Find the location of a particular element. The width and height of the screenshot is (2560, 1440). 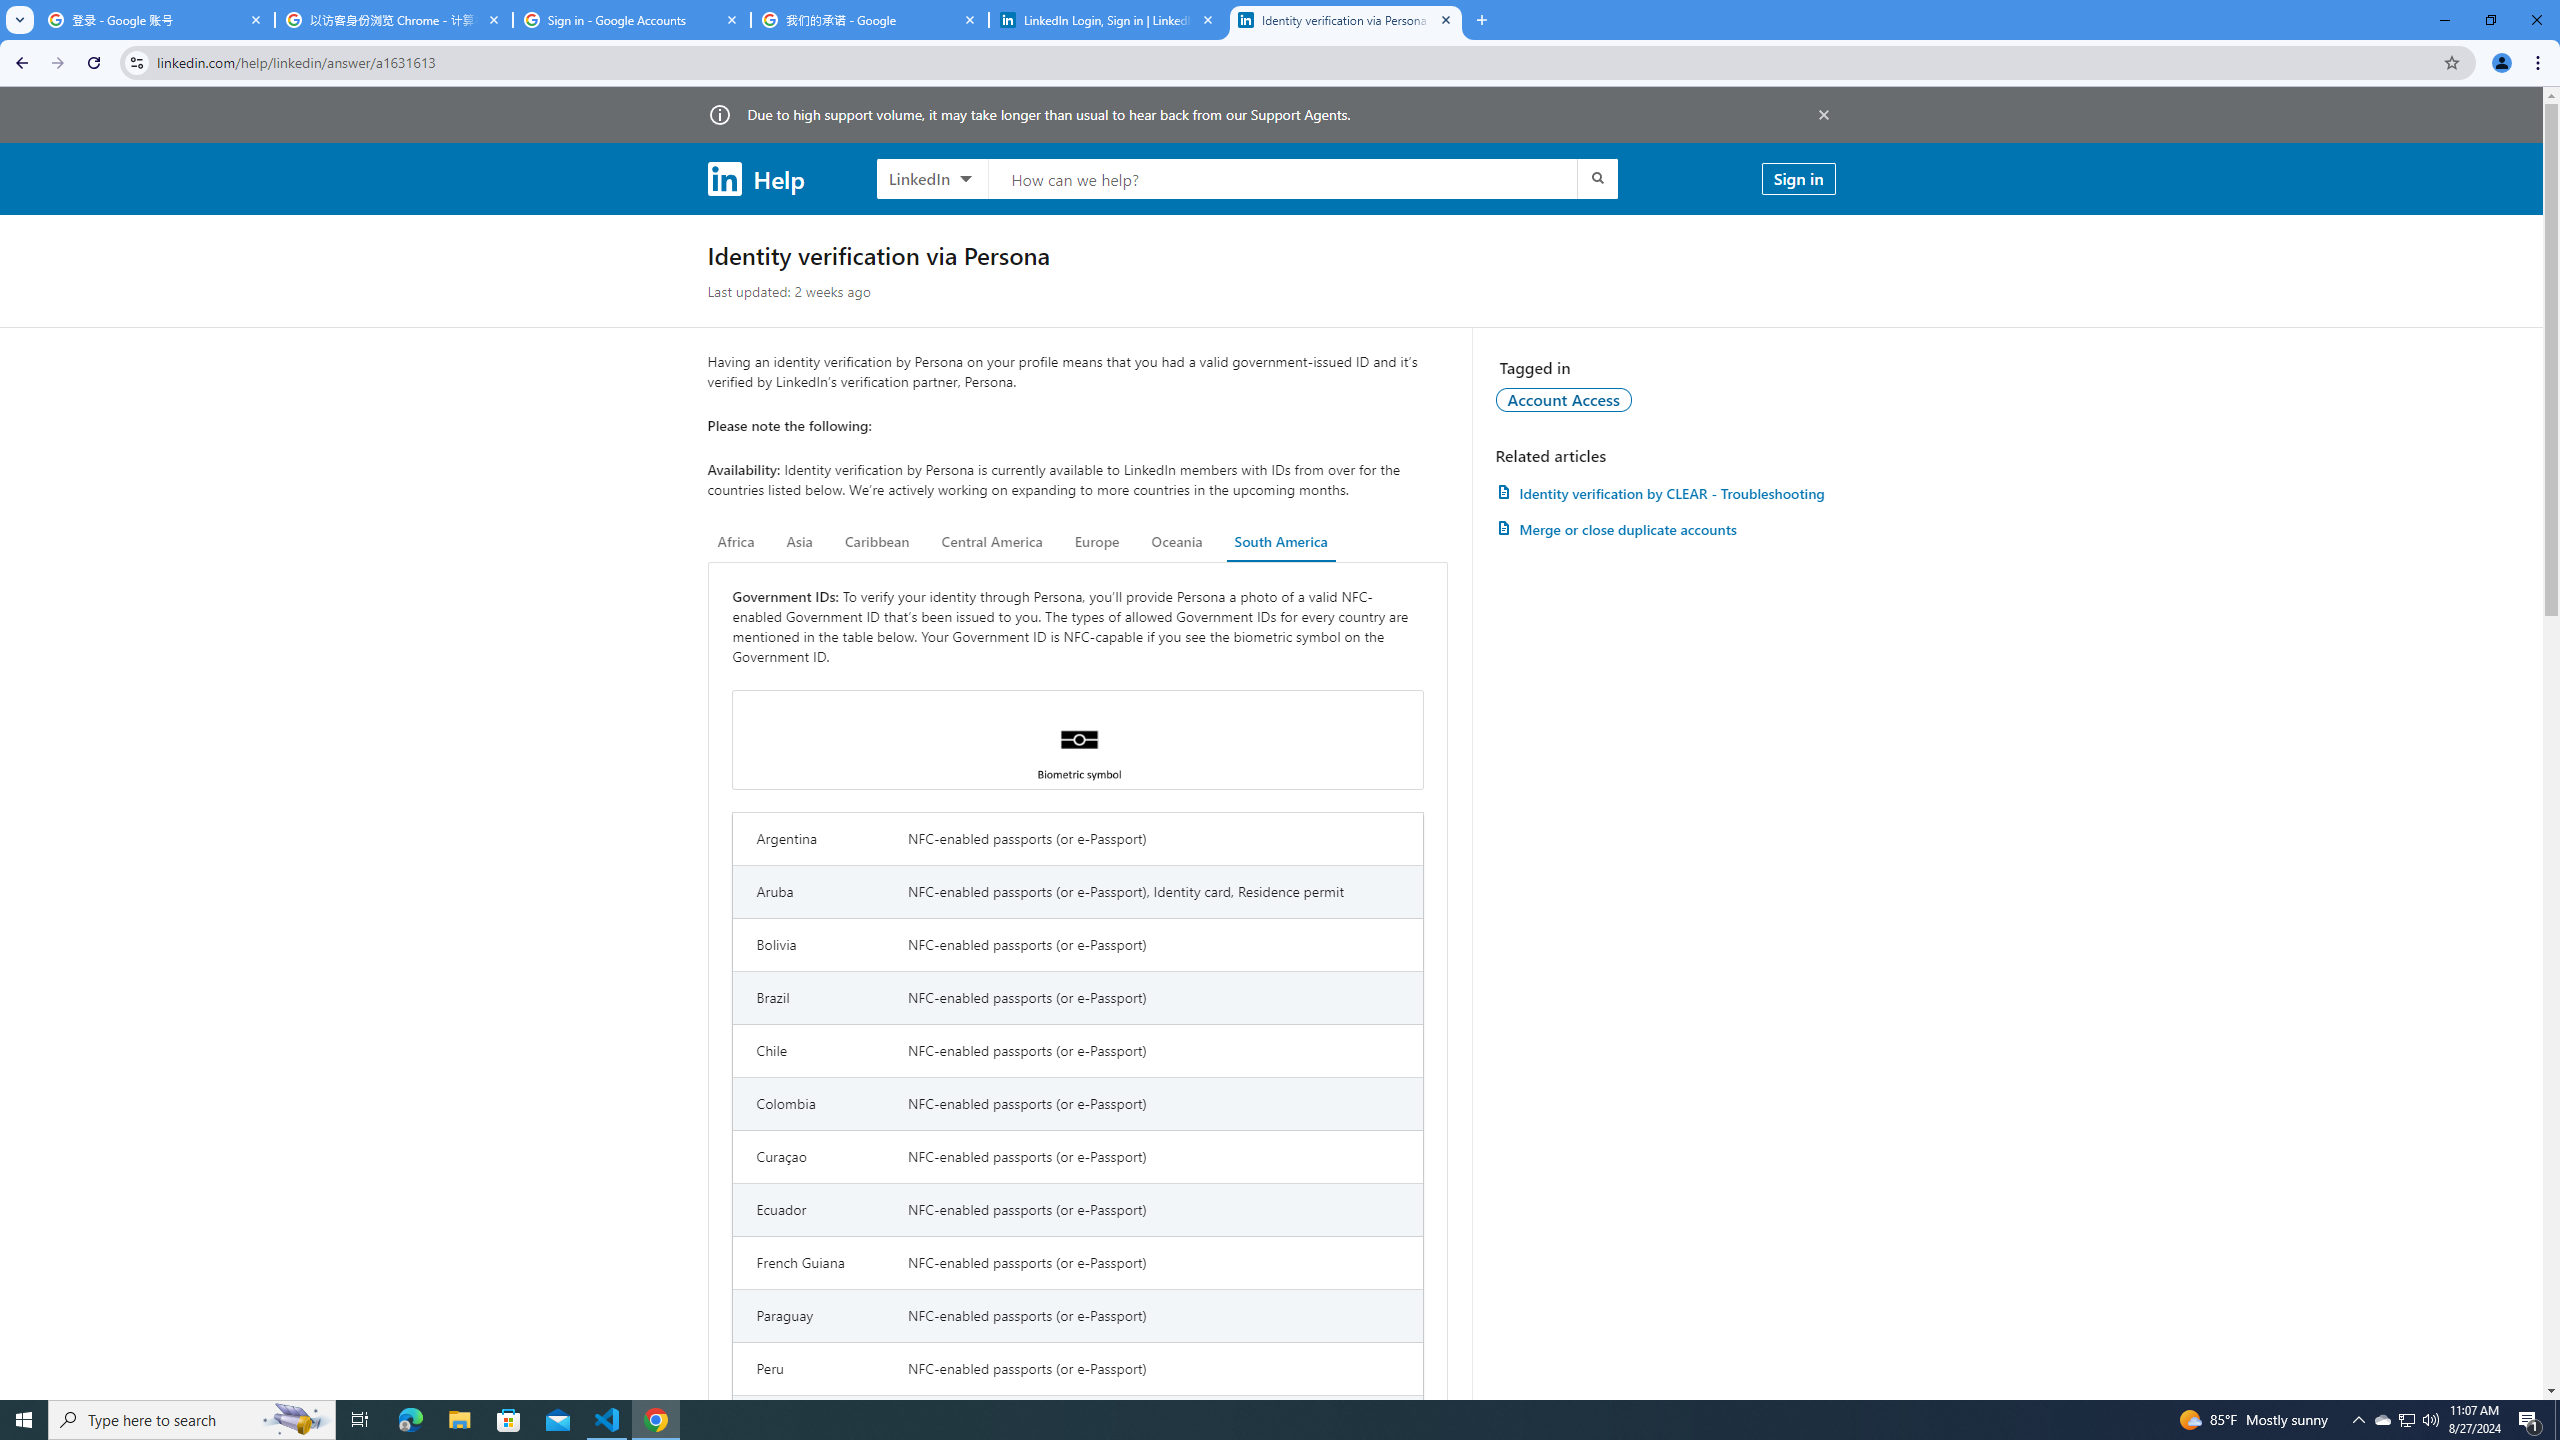

'Caribbean' is located at coordinates (877, 541).